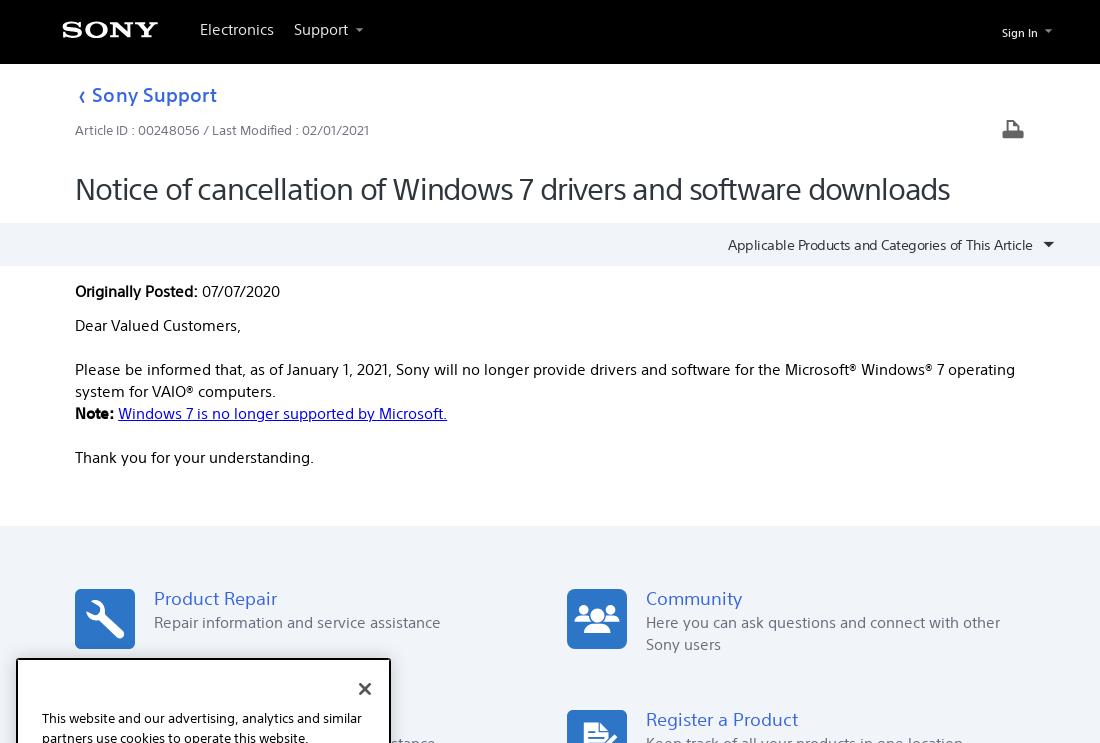 The image size is (1100, 743). Describe the element at coordinates (156, 324) in the screenshot. I see `'Dear Valued Customers,'` at that location.